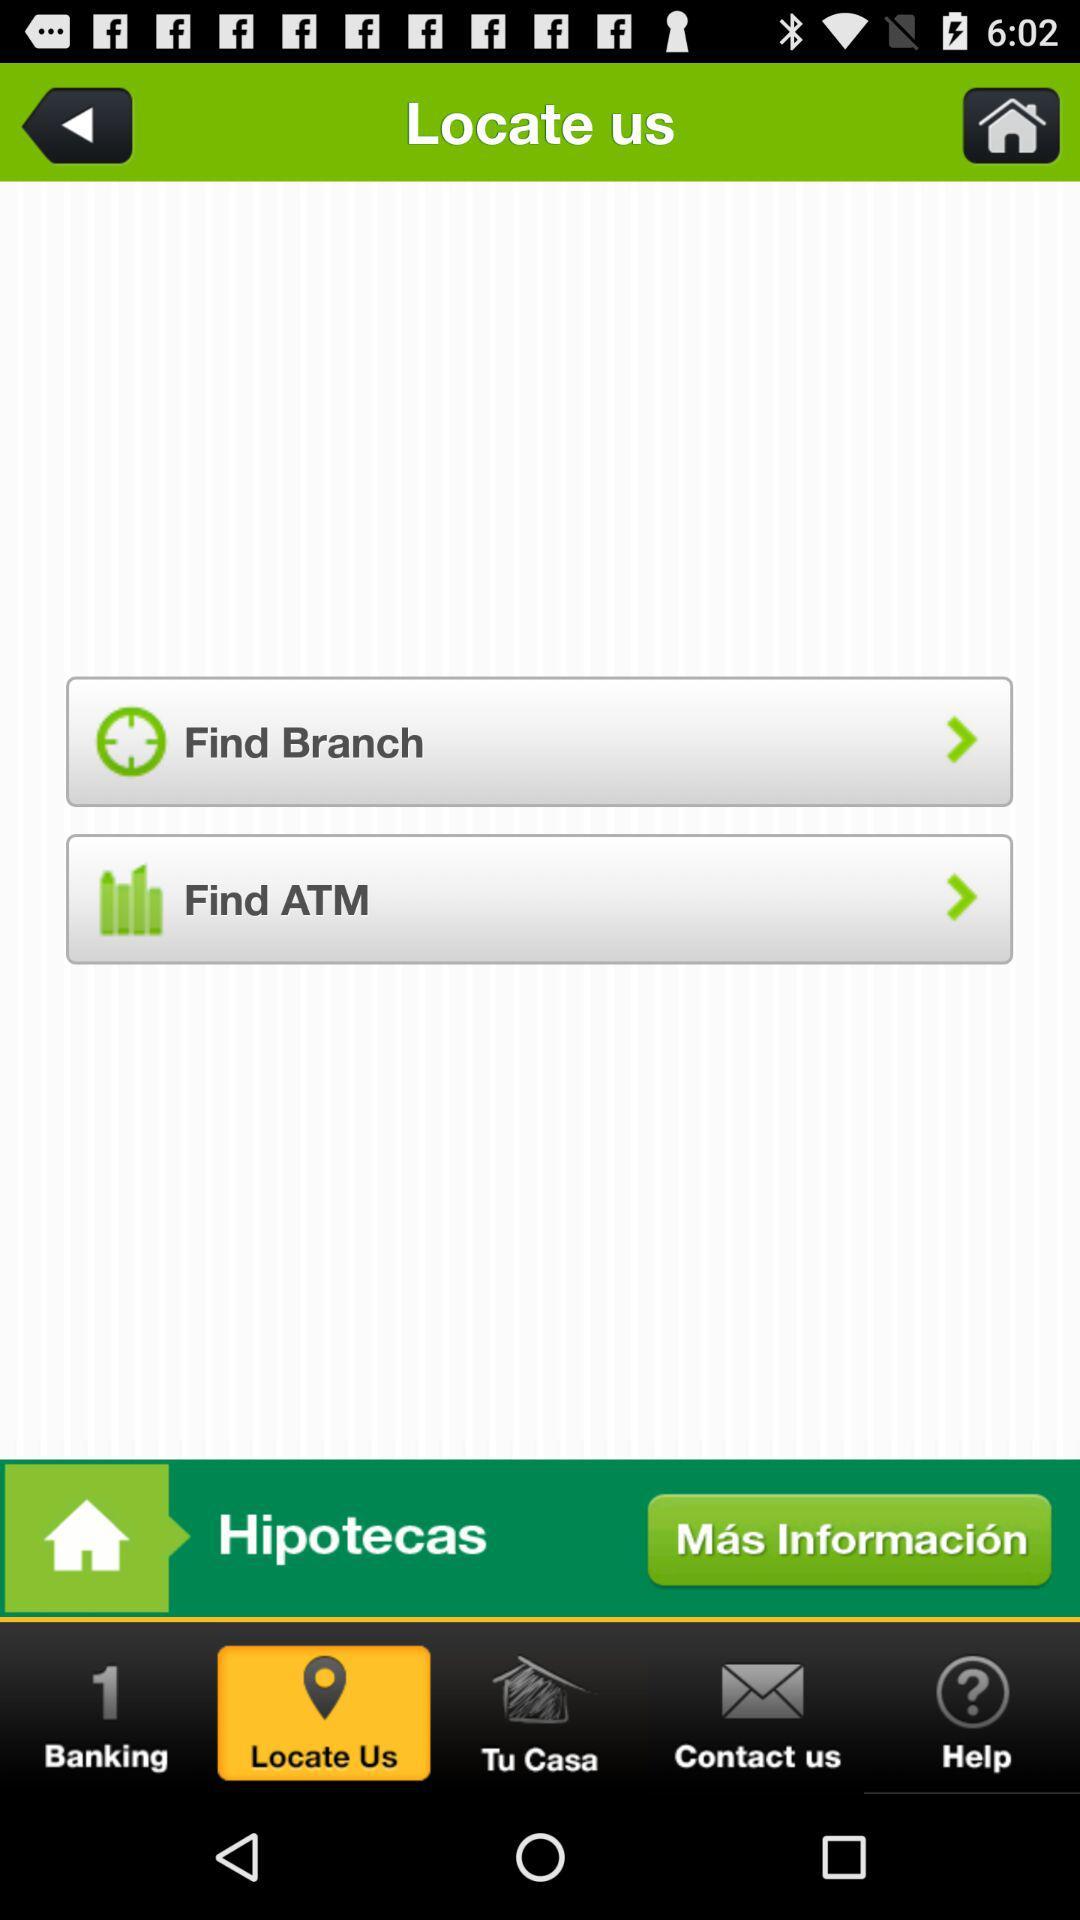  What do you see at coordinates (971, 1707) in the screenshot?
I see `help button` at bounding box center [971, 1707].